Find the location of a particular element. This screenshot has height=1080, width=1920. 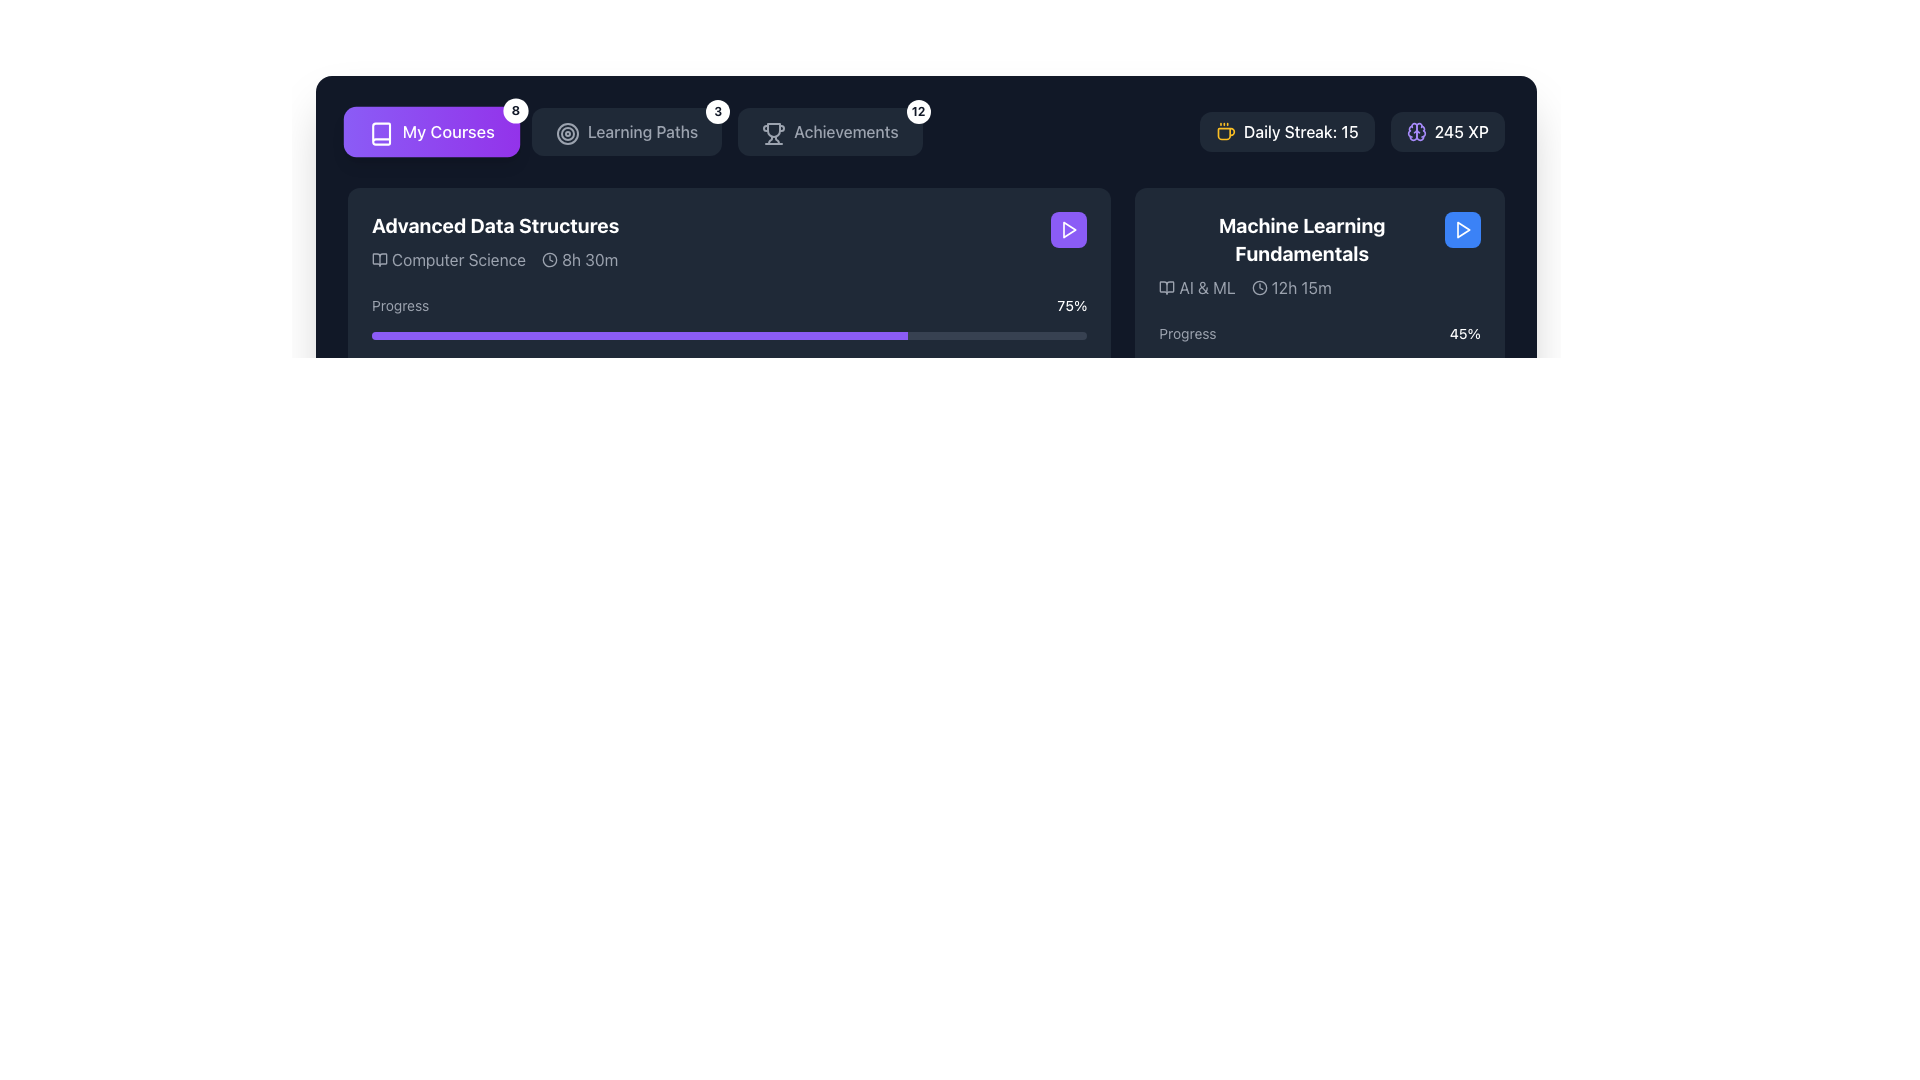

the open book icon representing educational content located to the left of the 'Computer Science' text label in the 'Advanced Data Structures' course section is located at coordinates (379, 258).